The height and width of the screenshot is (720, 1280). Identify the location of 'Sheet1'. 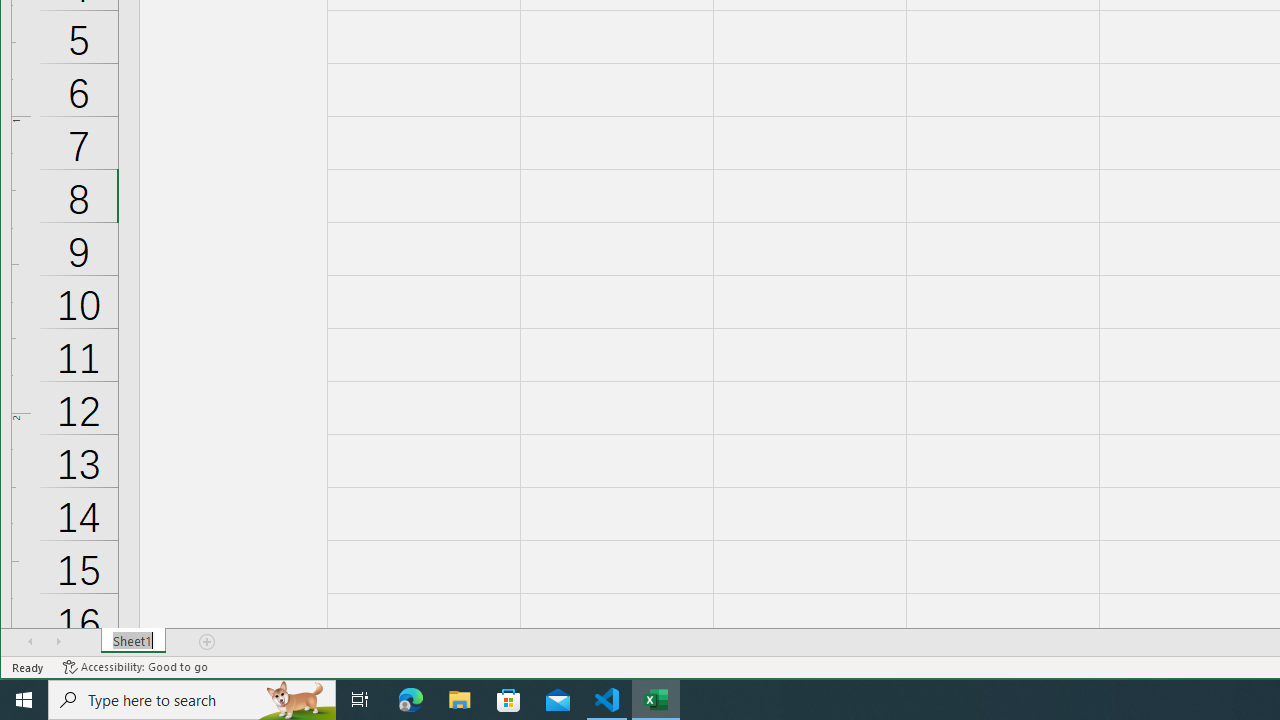
(132, 641).